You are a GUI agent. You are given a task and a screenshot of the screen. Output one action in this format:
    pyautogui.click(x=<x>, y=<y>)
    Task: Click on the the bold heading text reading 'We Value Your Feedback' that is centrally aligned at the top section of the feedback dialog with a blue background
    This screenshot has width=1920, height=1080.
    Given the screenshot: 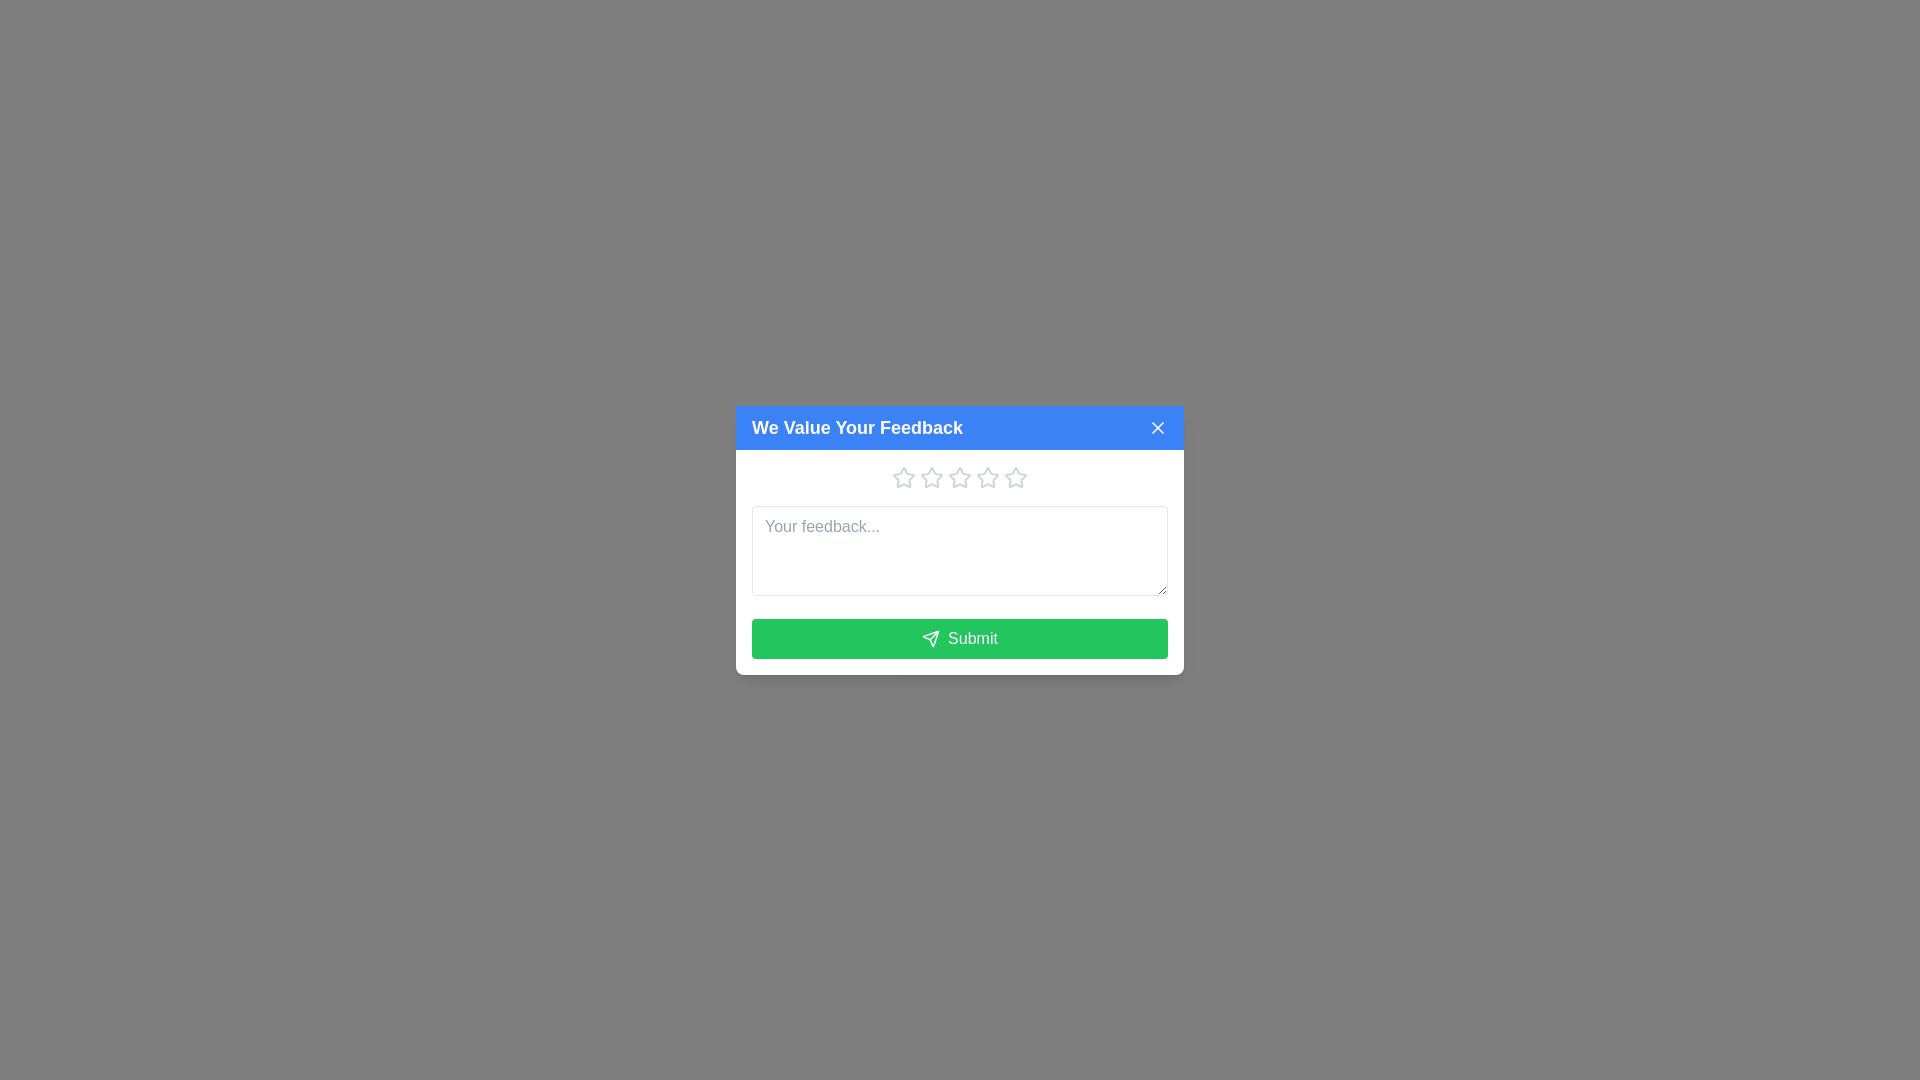 What is the action you would take?
    pyautogui.click(x=857, y=426)
    